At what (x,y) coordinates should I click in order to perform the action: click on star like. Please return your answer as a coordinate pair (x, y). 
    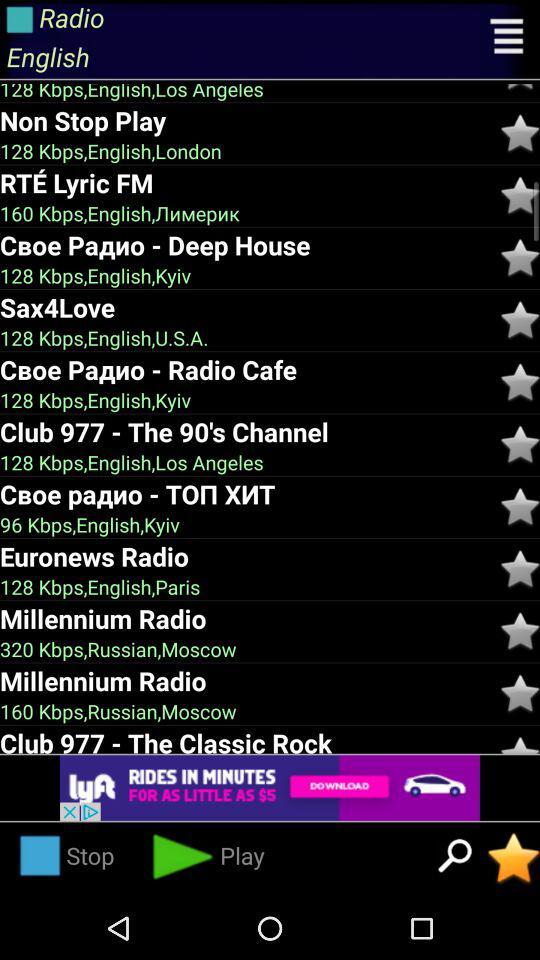
    Looking at the image, I should click on (520, 195).